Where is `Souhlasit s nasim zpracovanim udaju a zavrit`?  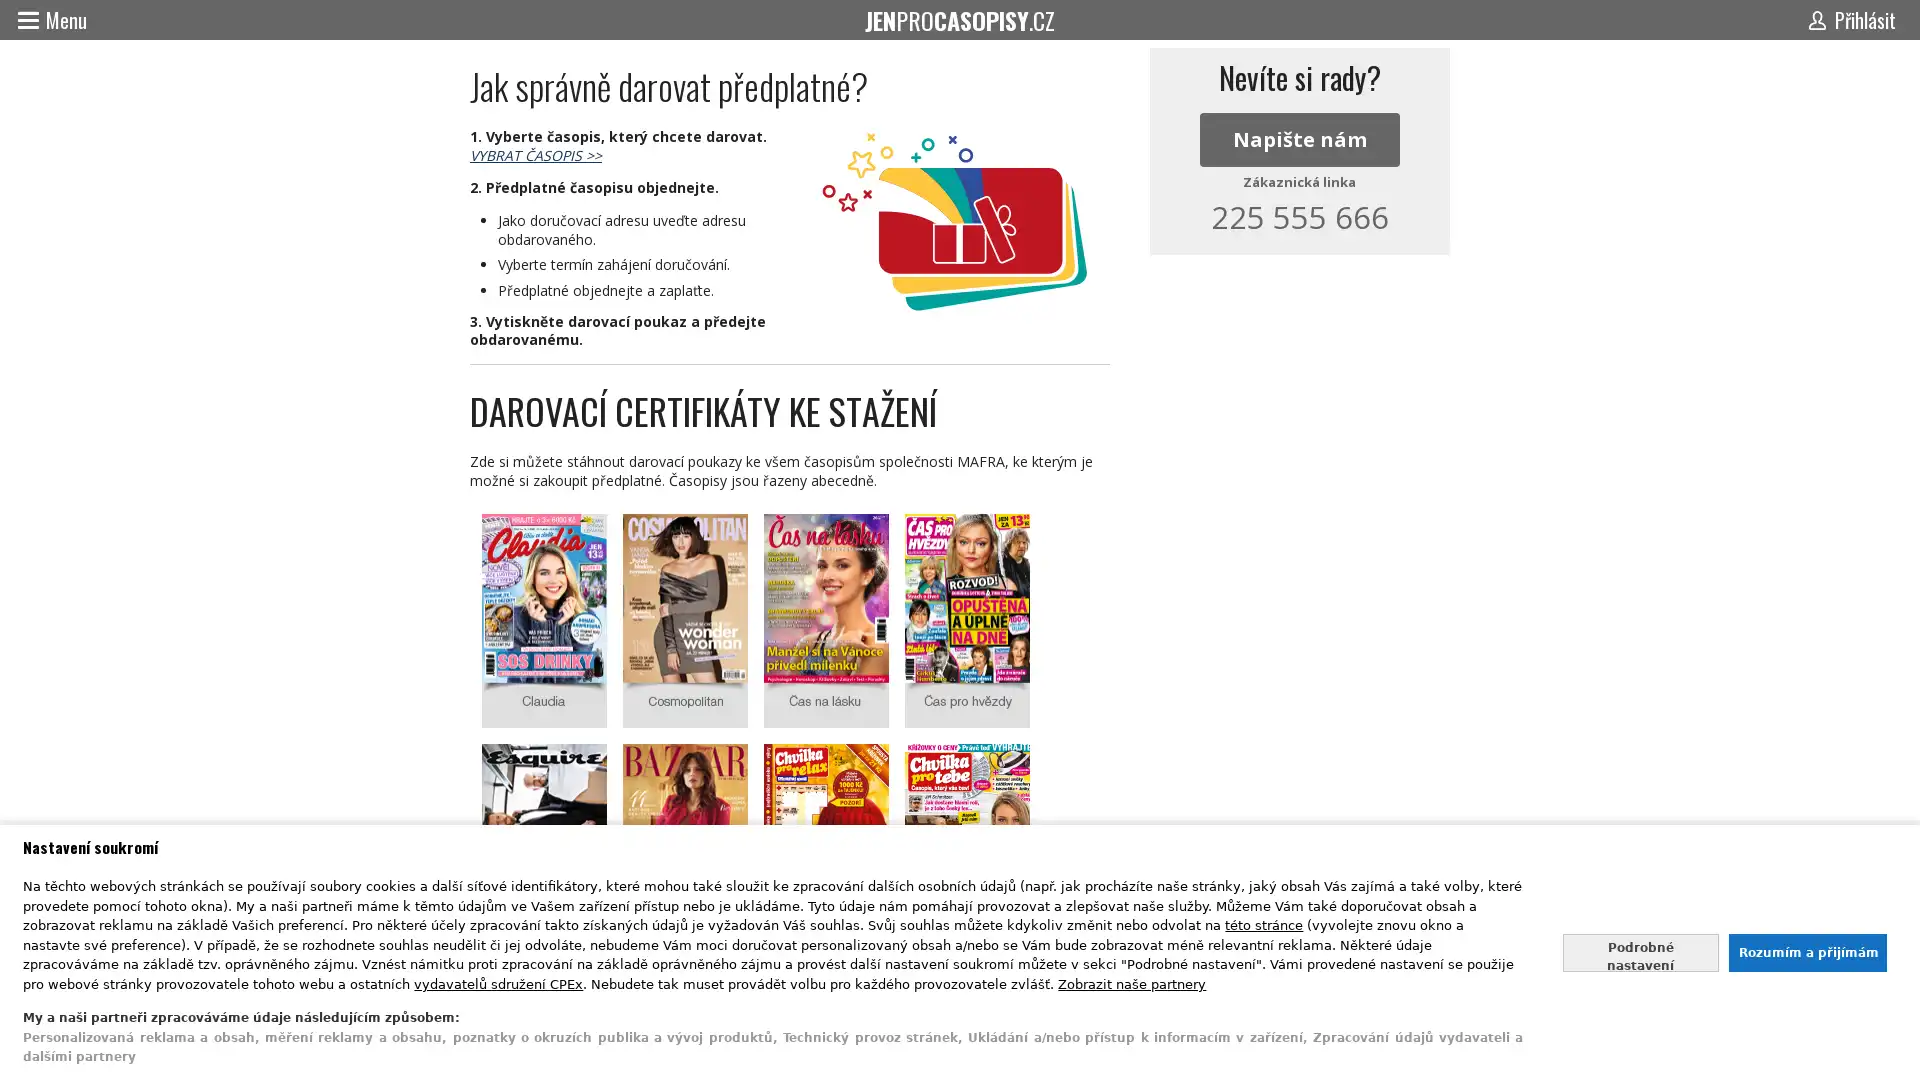
Souhlasit s nasim zpracovanim udaju a zavrit is located at coordinates (1806, 951).